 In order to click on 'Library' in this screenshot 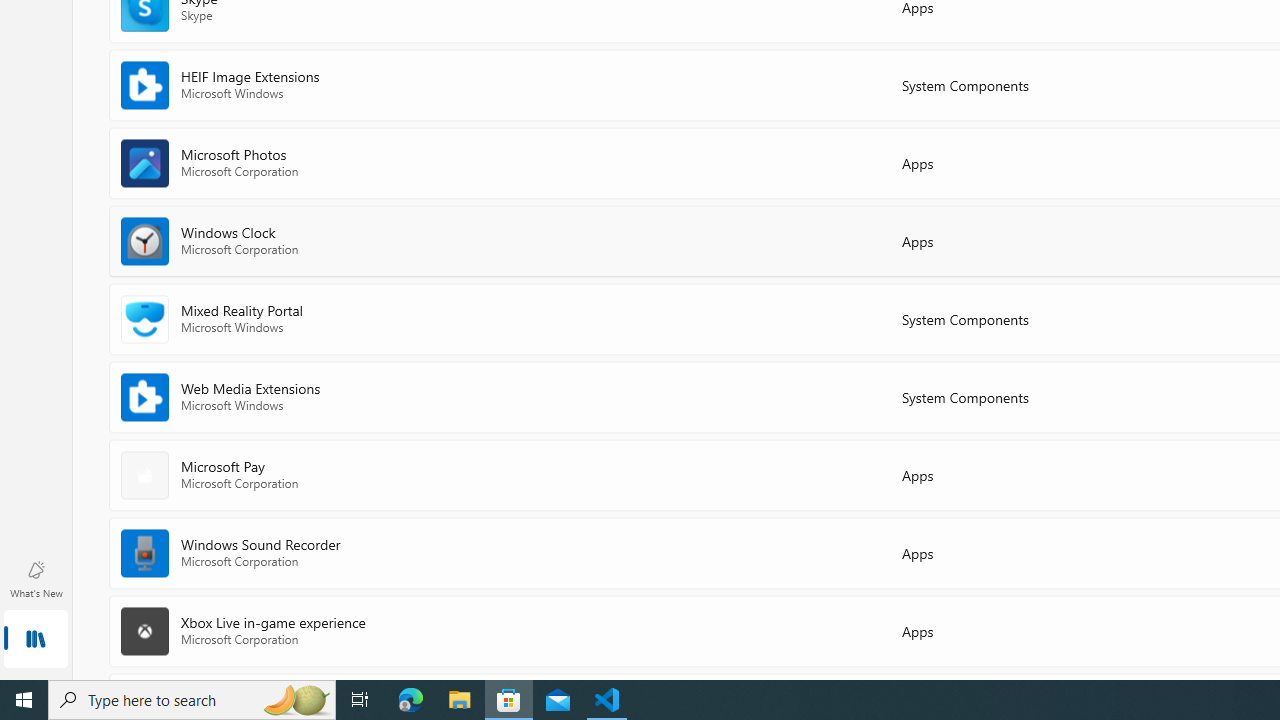, I will do `click(35, 640)`.